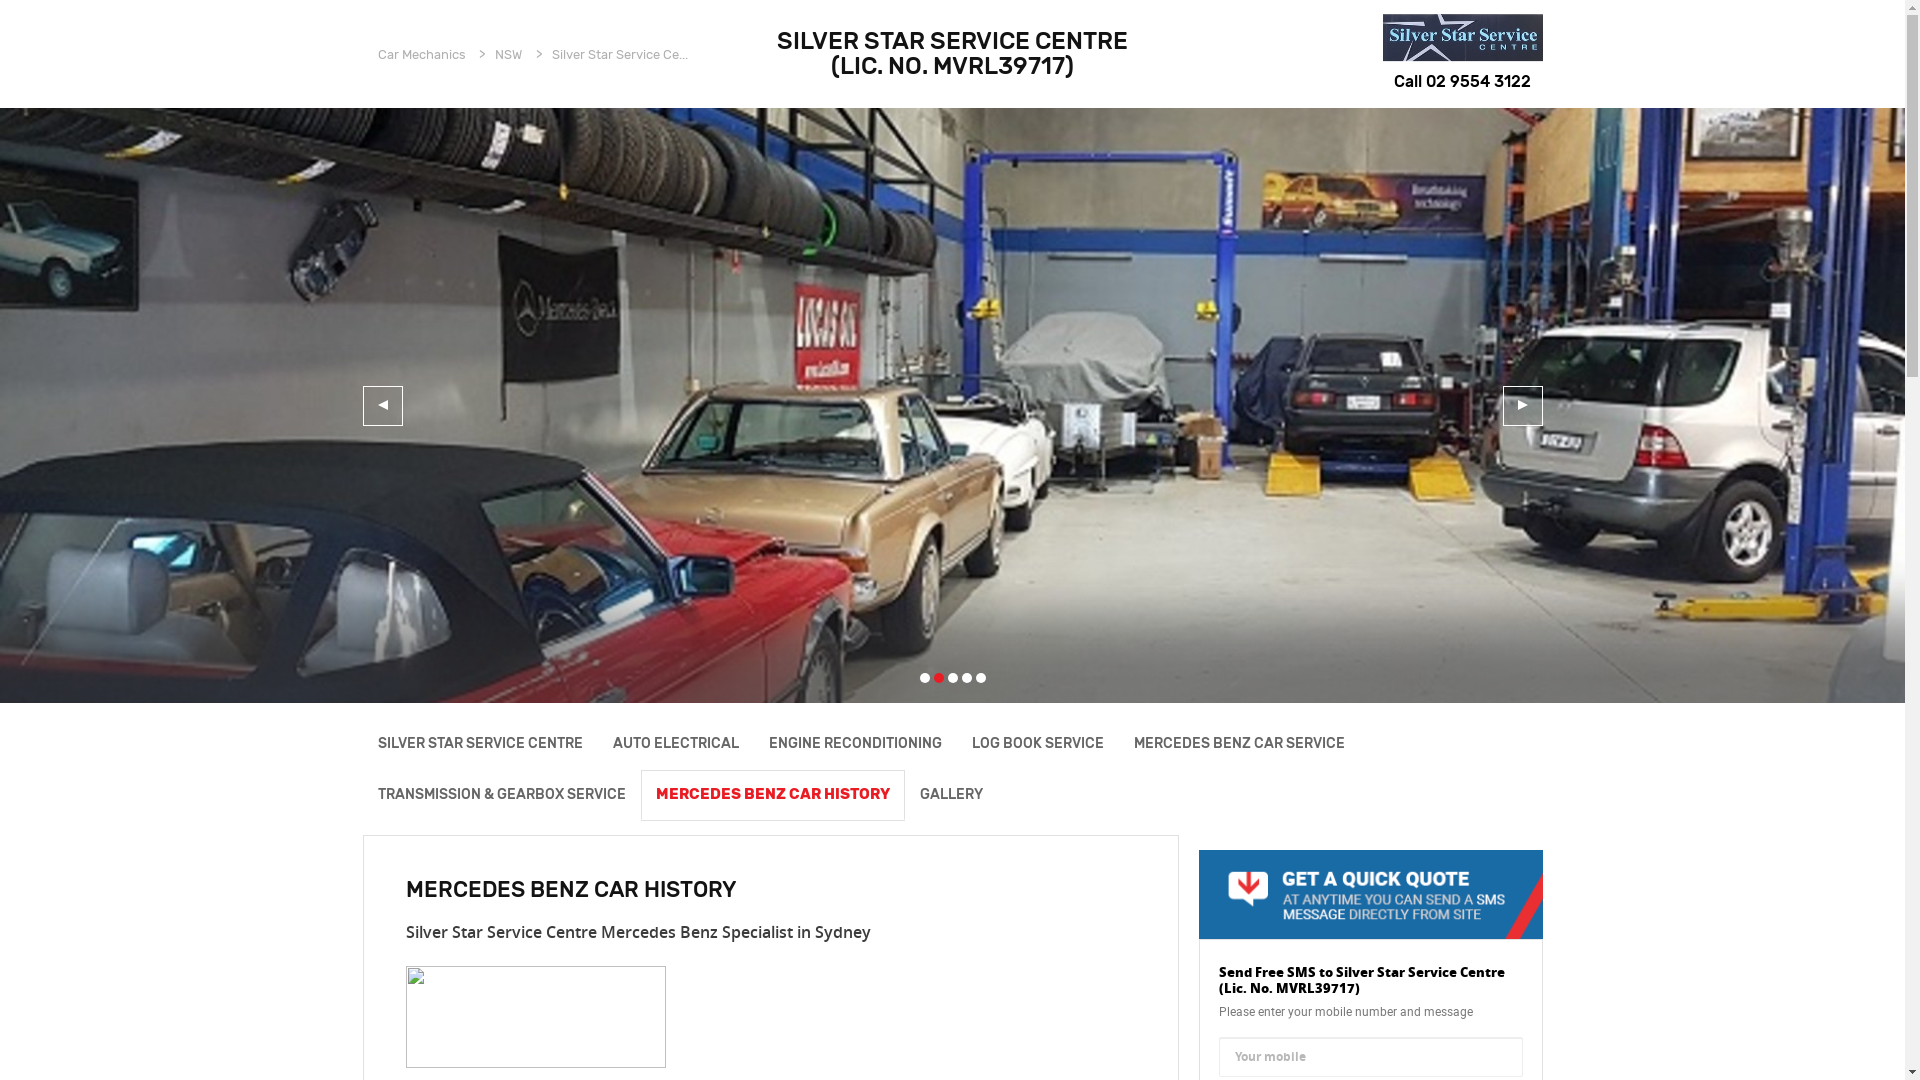 Image resolution: width=1920 pixels, height=1080 pixels. I want to click on 'AUTO ELECTRICAL', so click(676, 744).